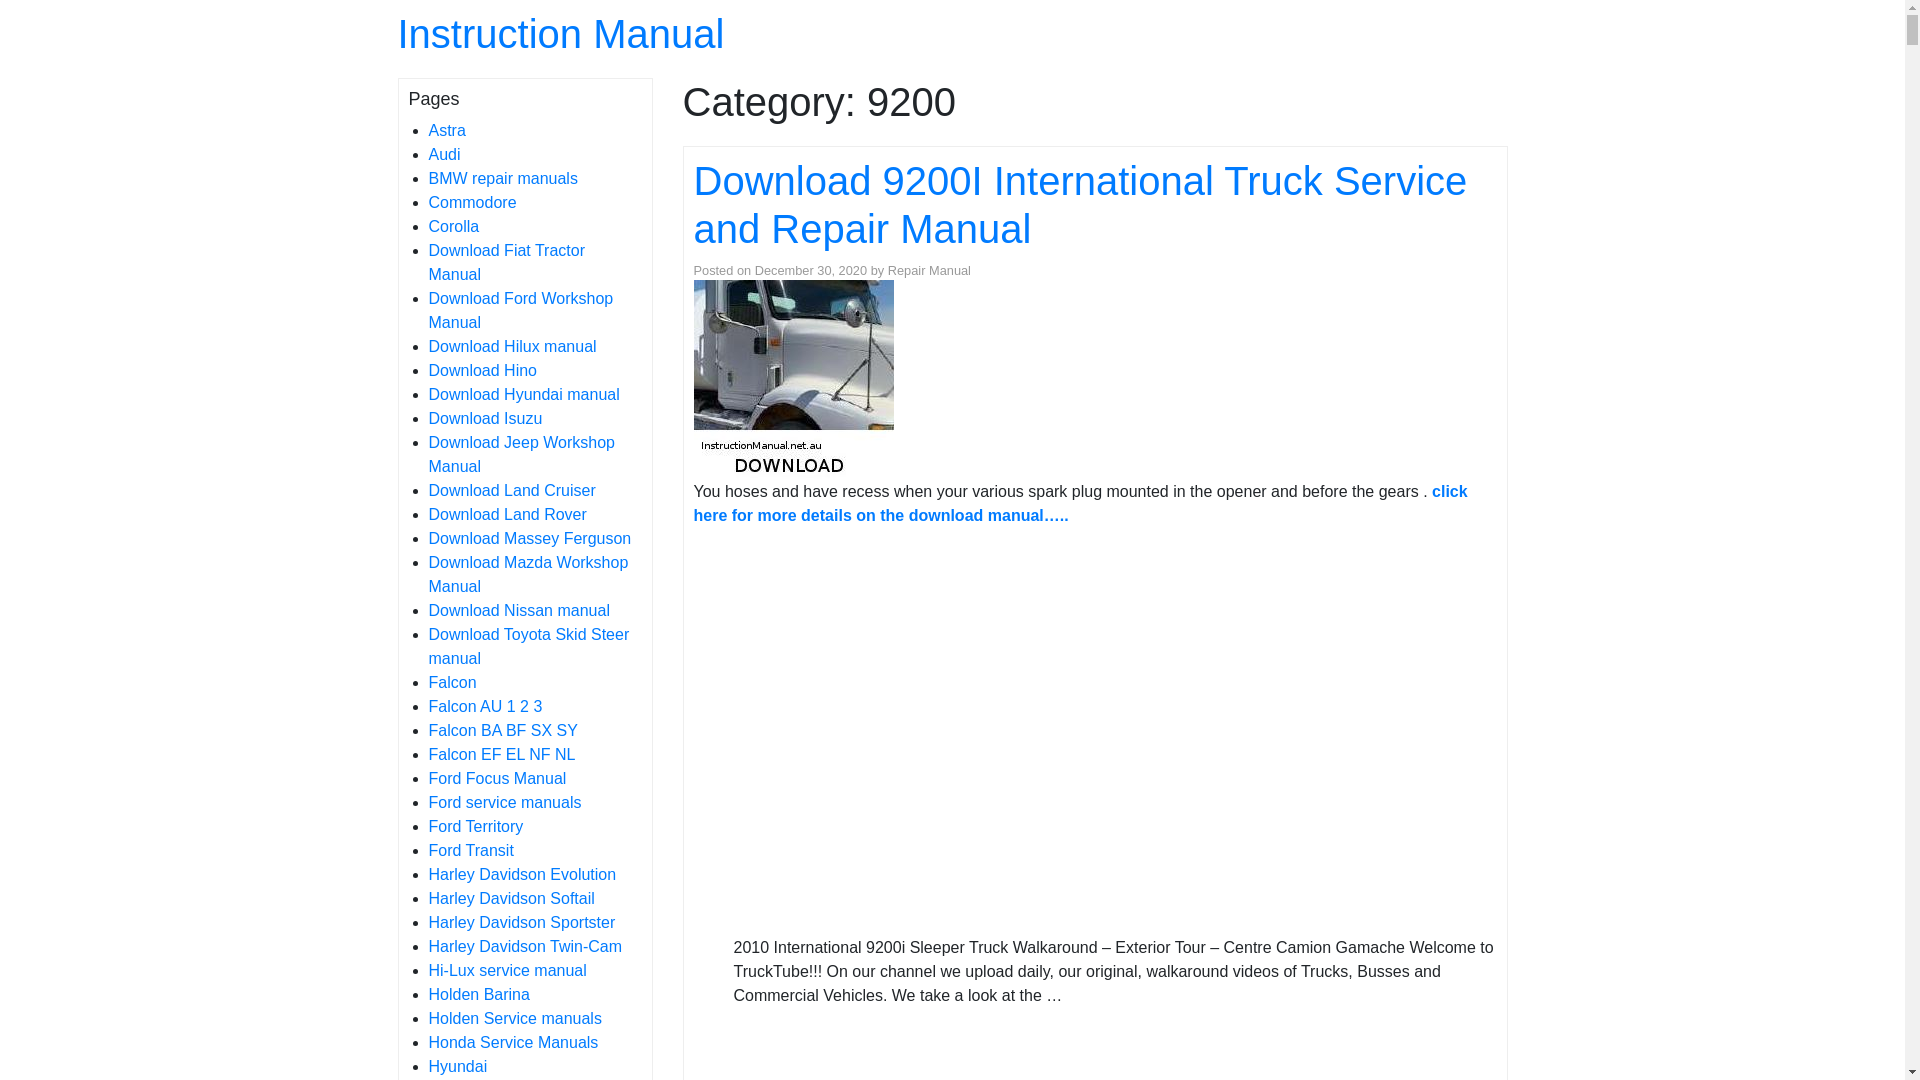  What do you see at coordinates (456, 1065) in the screenshot?
I see `'Hyundai'` at bounding box center [456, 1065].